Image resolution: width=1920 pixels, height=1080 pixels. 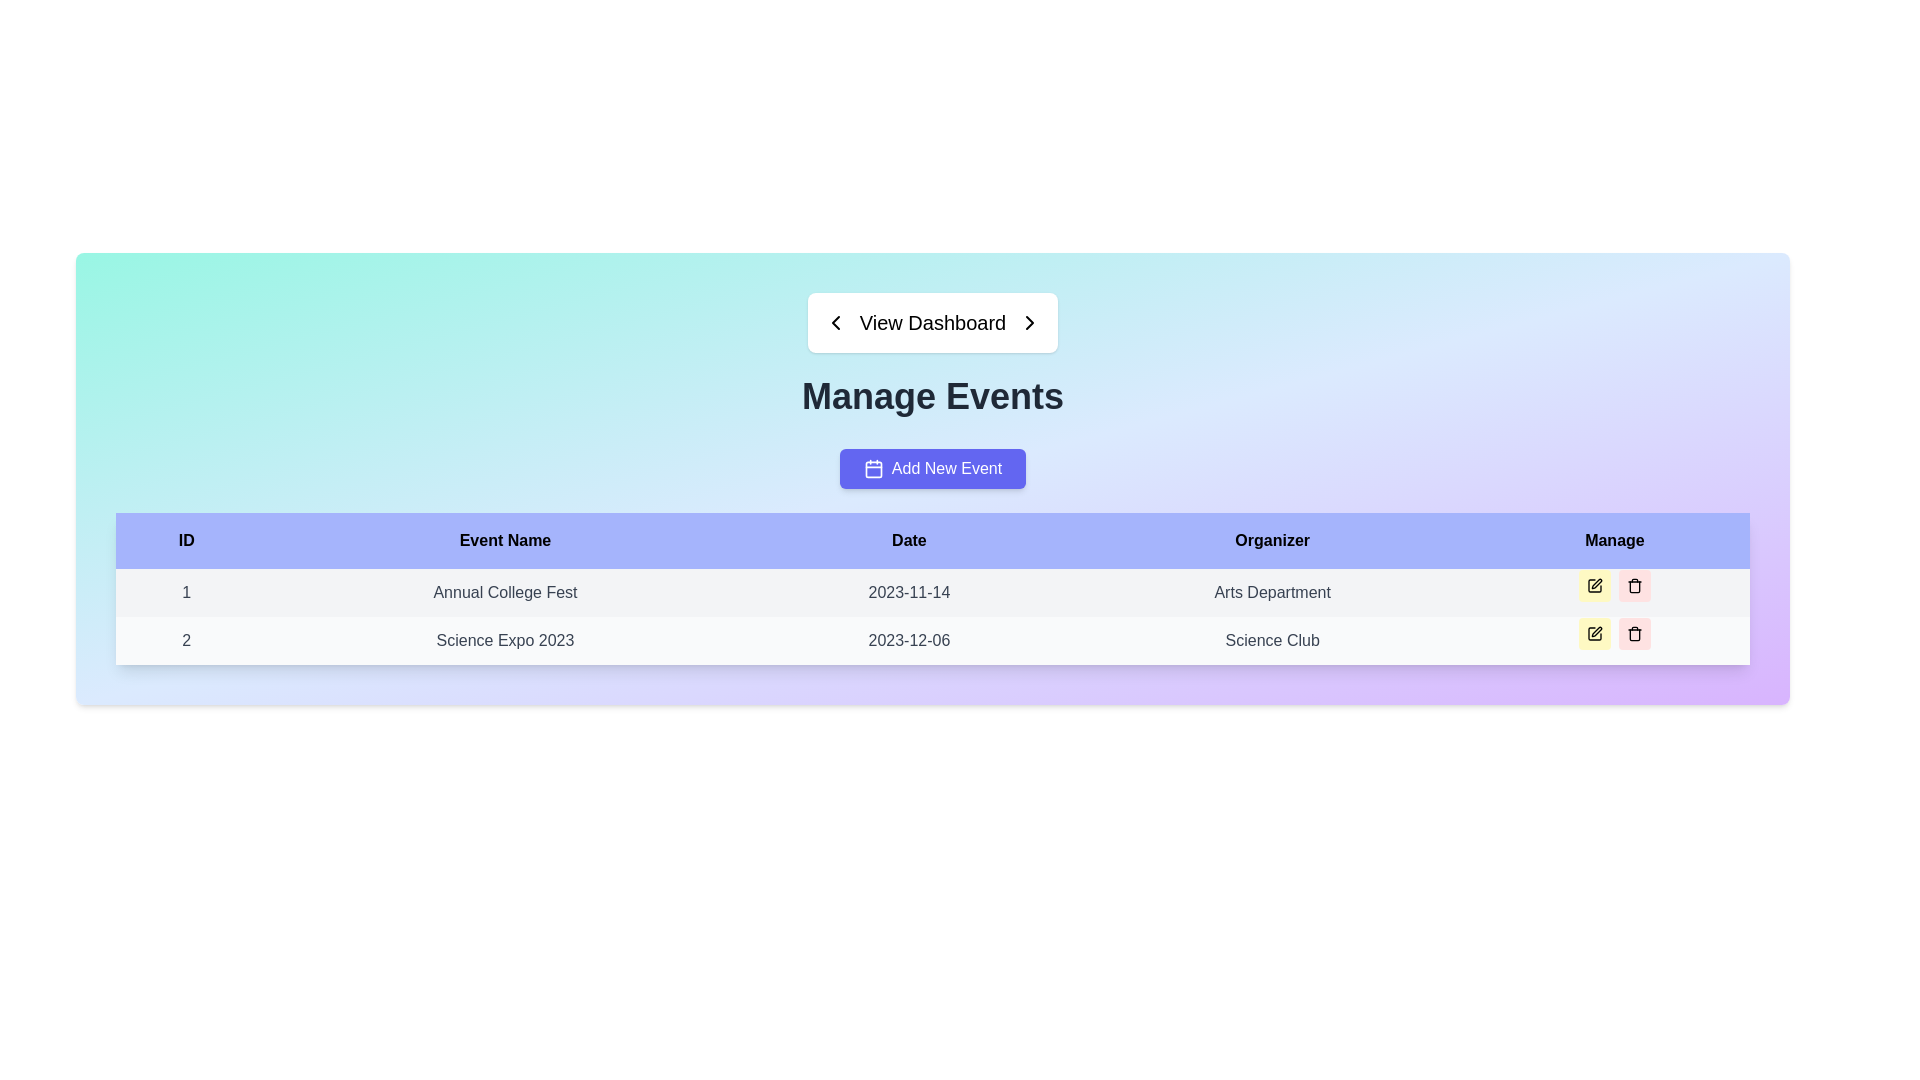 I want to click on the centered textual content displaying the numeral '2' which is styled with a medium gray font and positioned in the first cell of the second row under the 'ID' column, so click(x=186, y=640).